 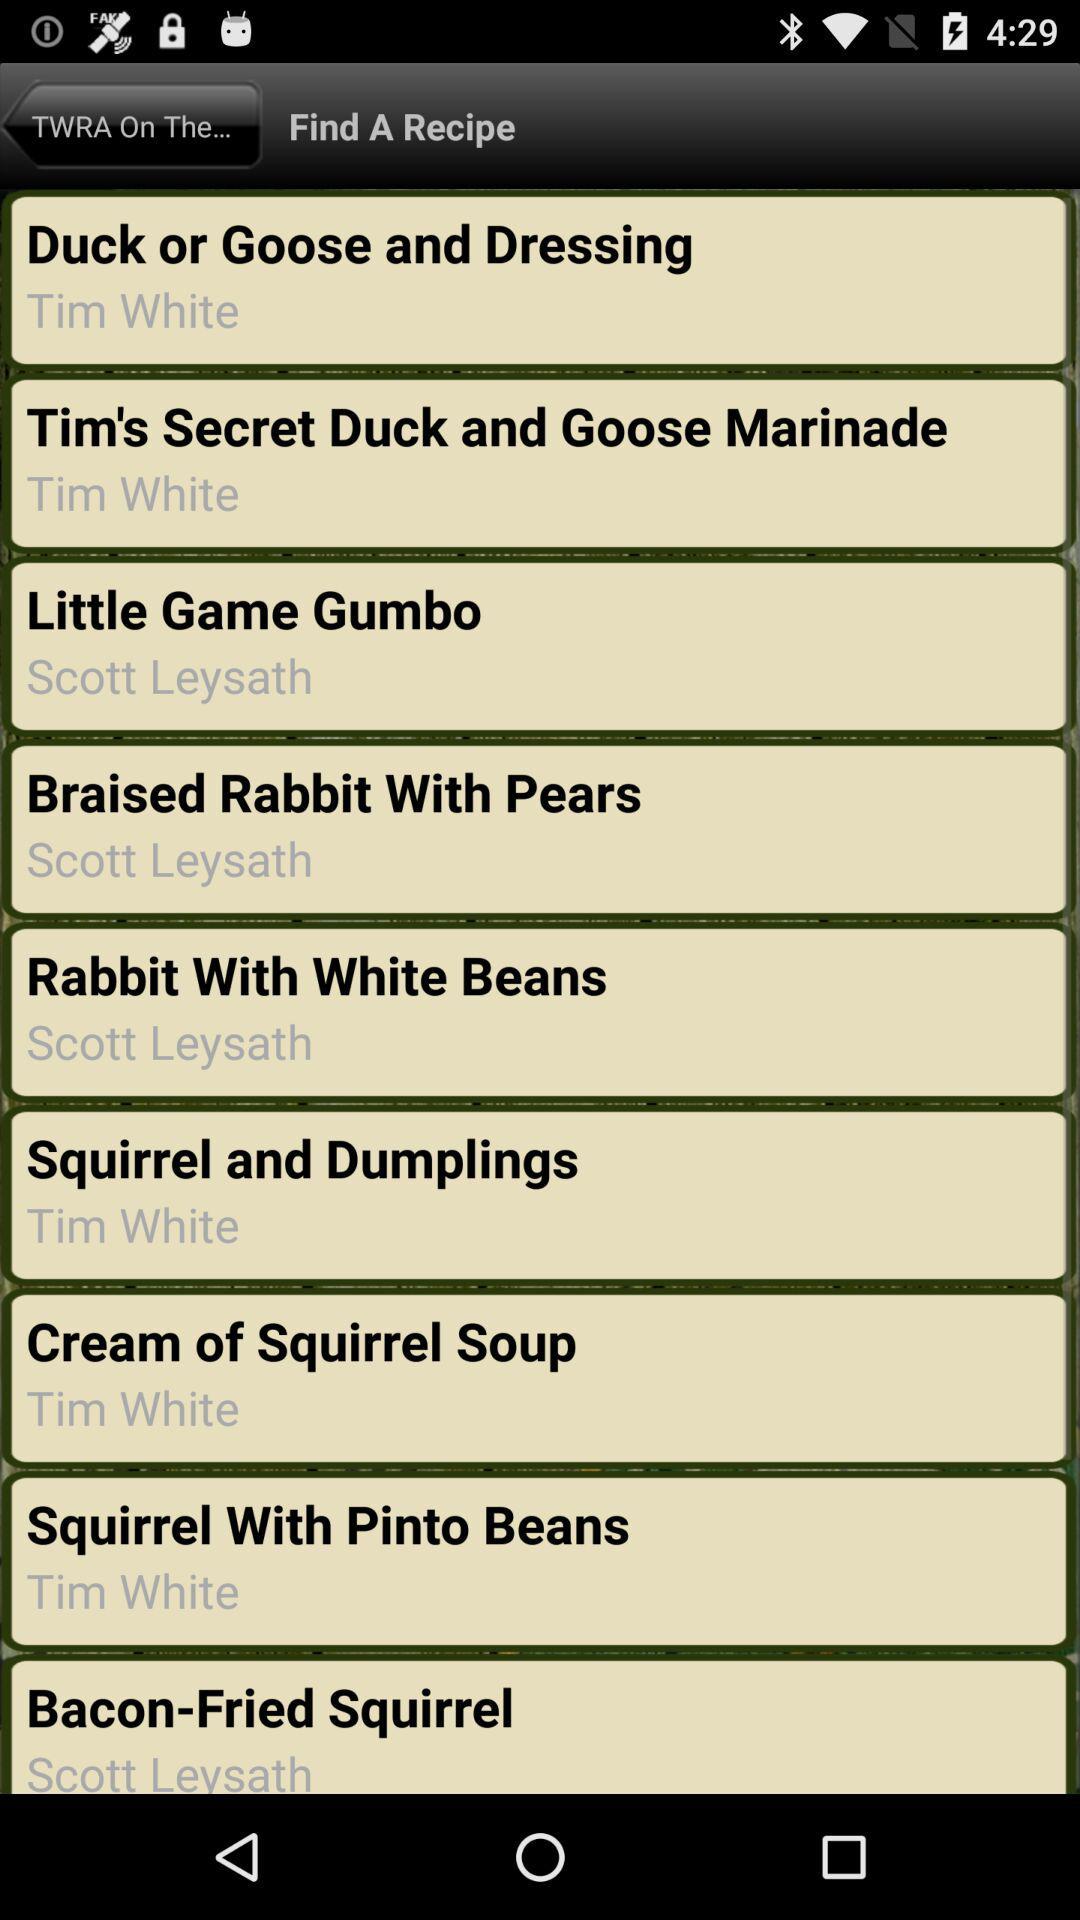 What do you see at coordinates (327, 1522) in the screenshot?
I see `the icon above tim white  item` at bounding box center [327, 1522].